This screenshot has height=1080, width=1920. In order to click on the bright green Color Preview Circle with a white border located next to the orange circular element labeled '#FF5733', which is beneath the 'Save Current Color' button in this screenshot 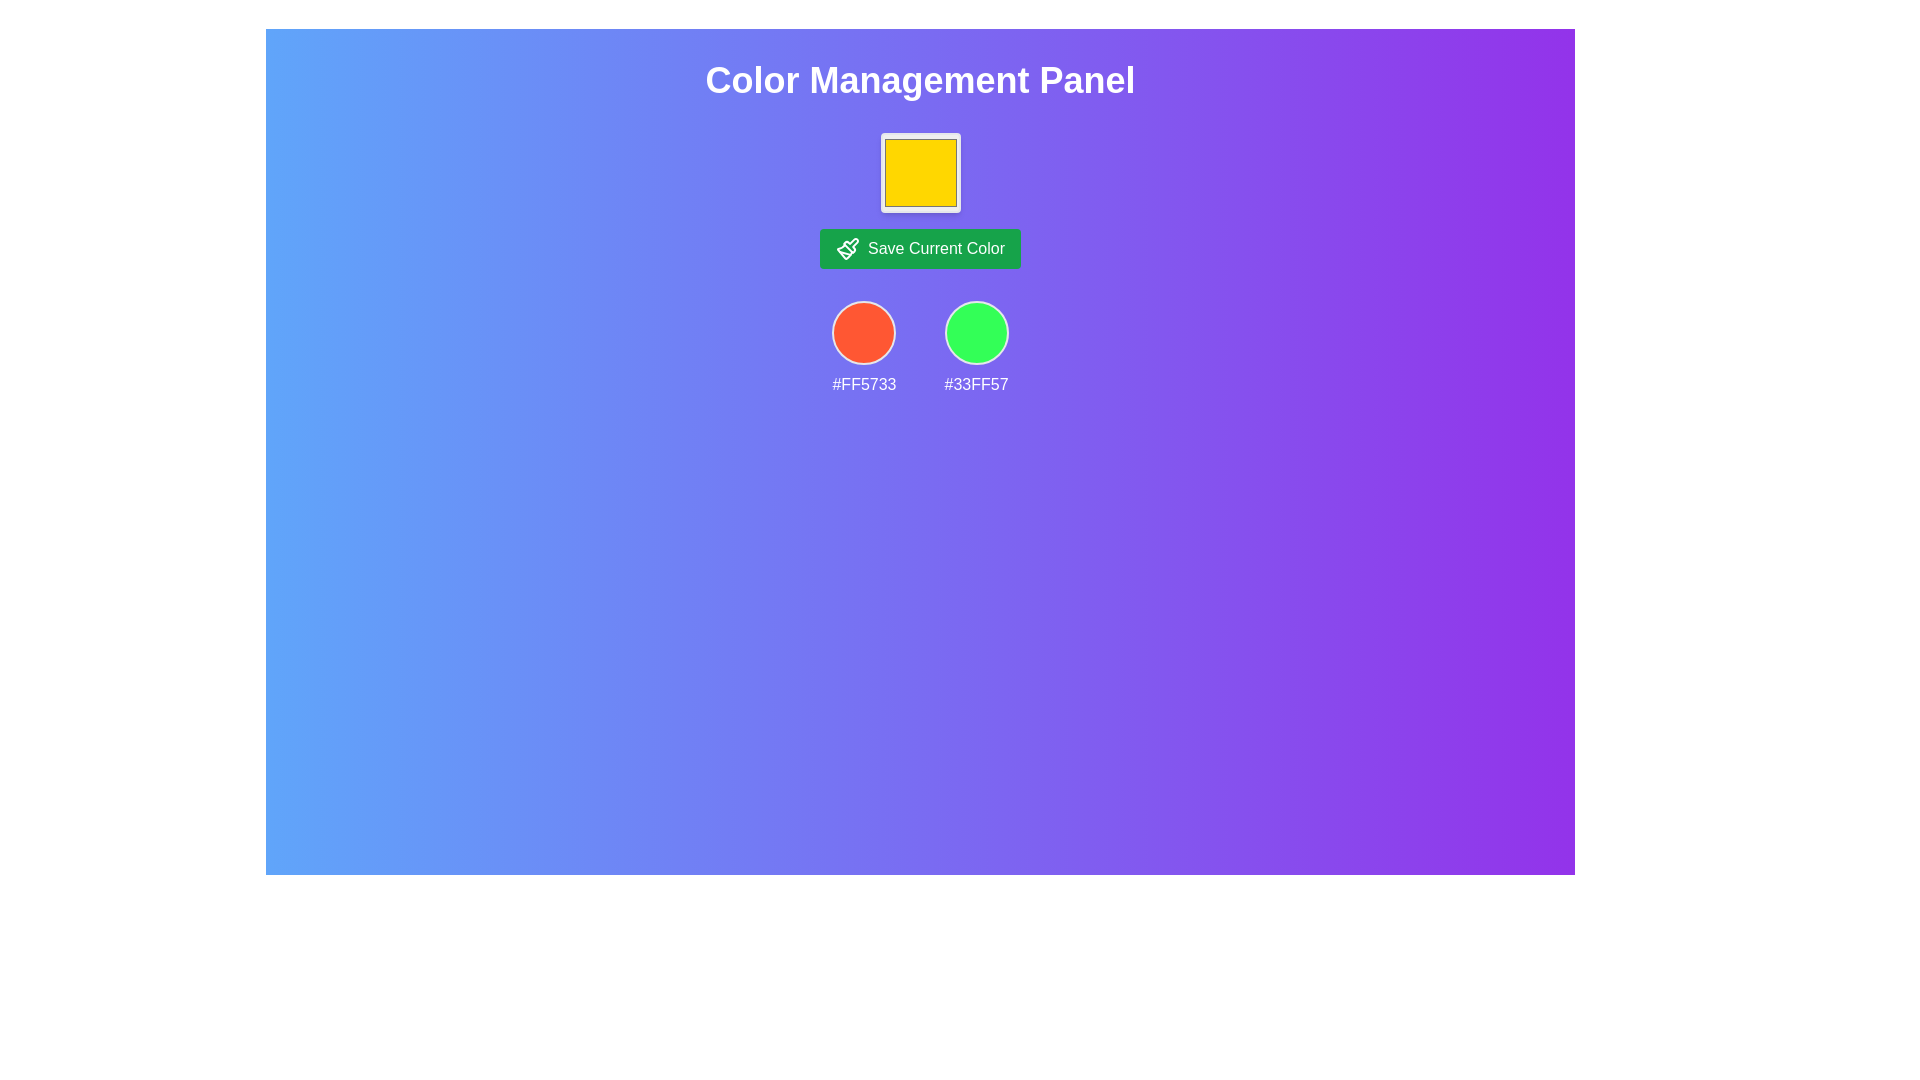, I will do `click(976, 331)`.